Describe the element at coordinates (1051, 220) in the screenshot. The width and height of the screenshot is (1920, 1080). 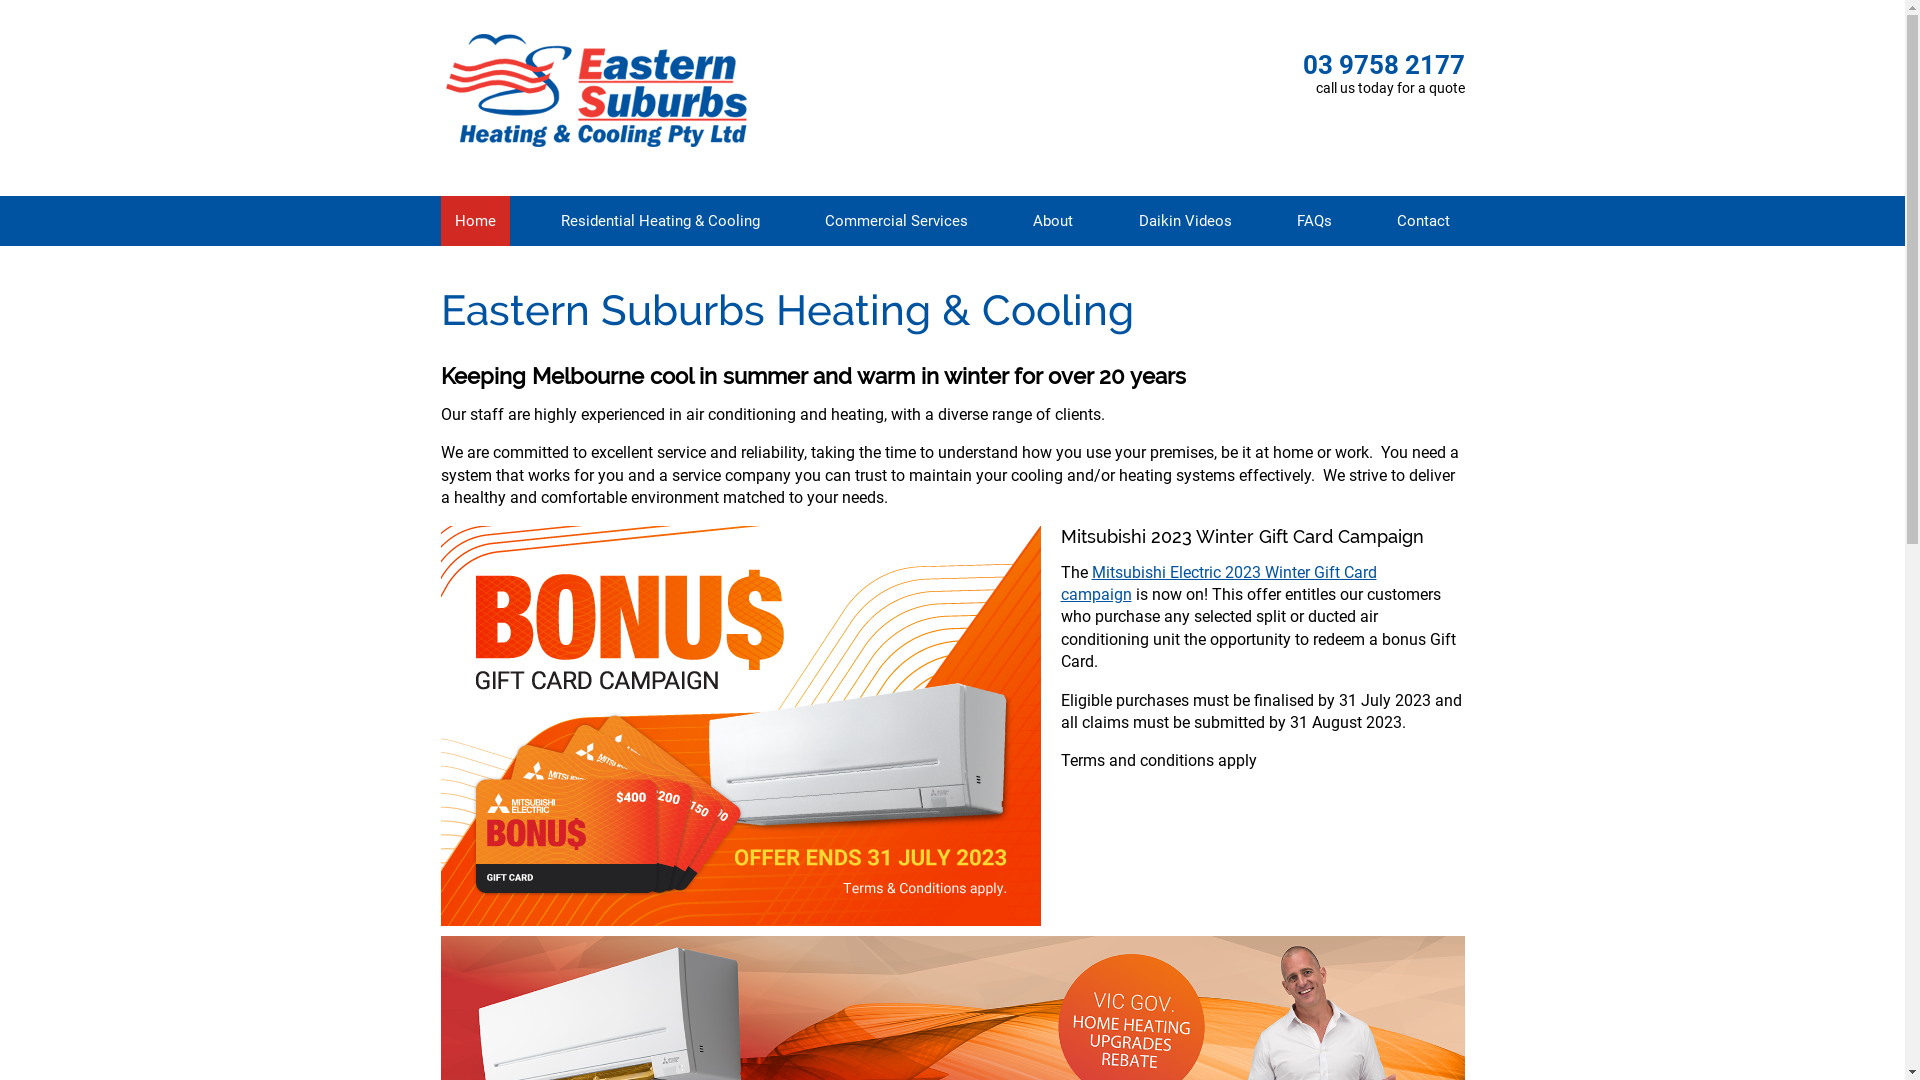
I see `'About'` at that location.